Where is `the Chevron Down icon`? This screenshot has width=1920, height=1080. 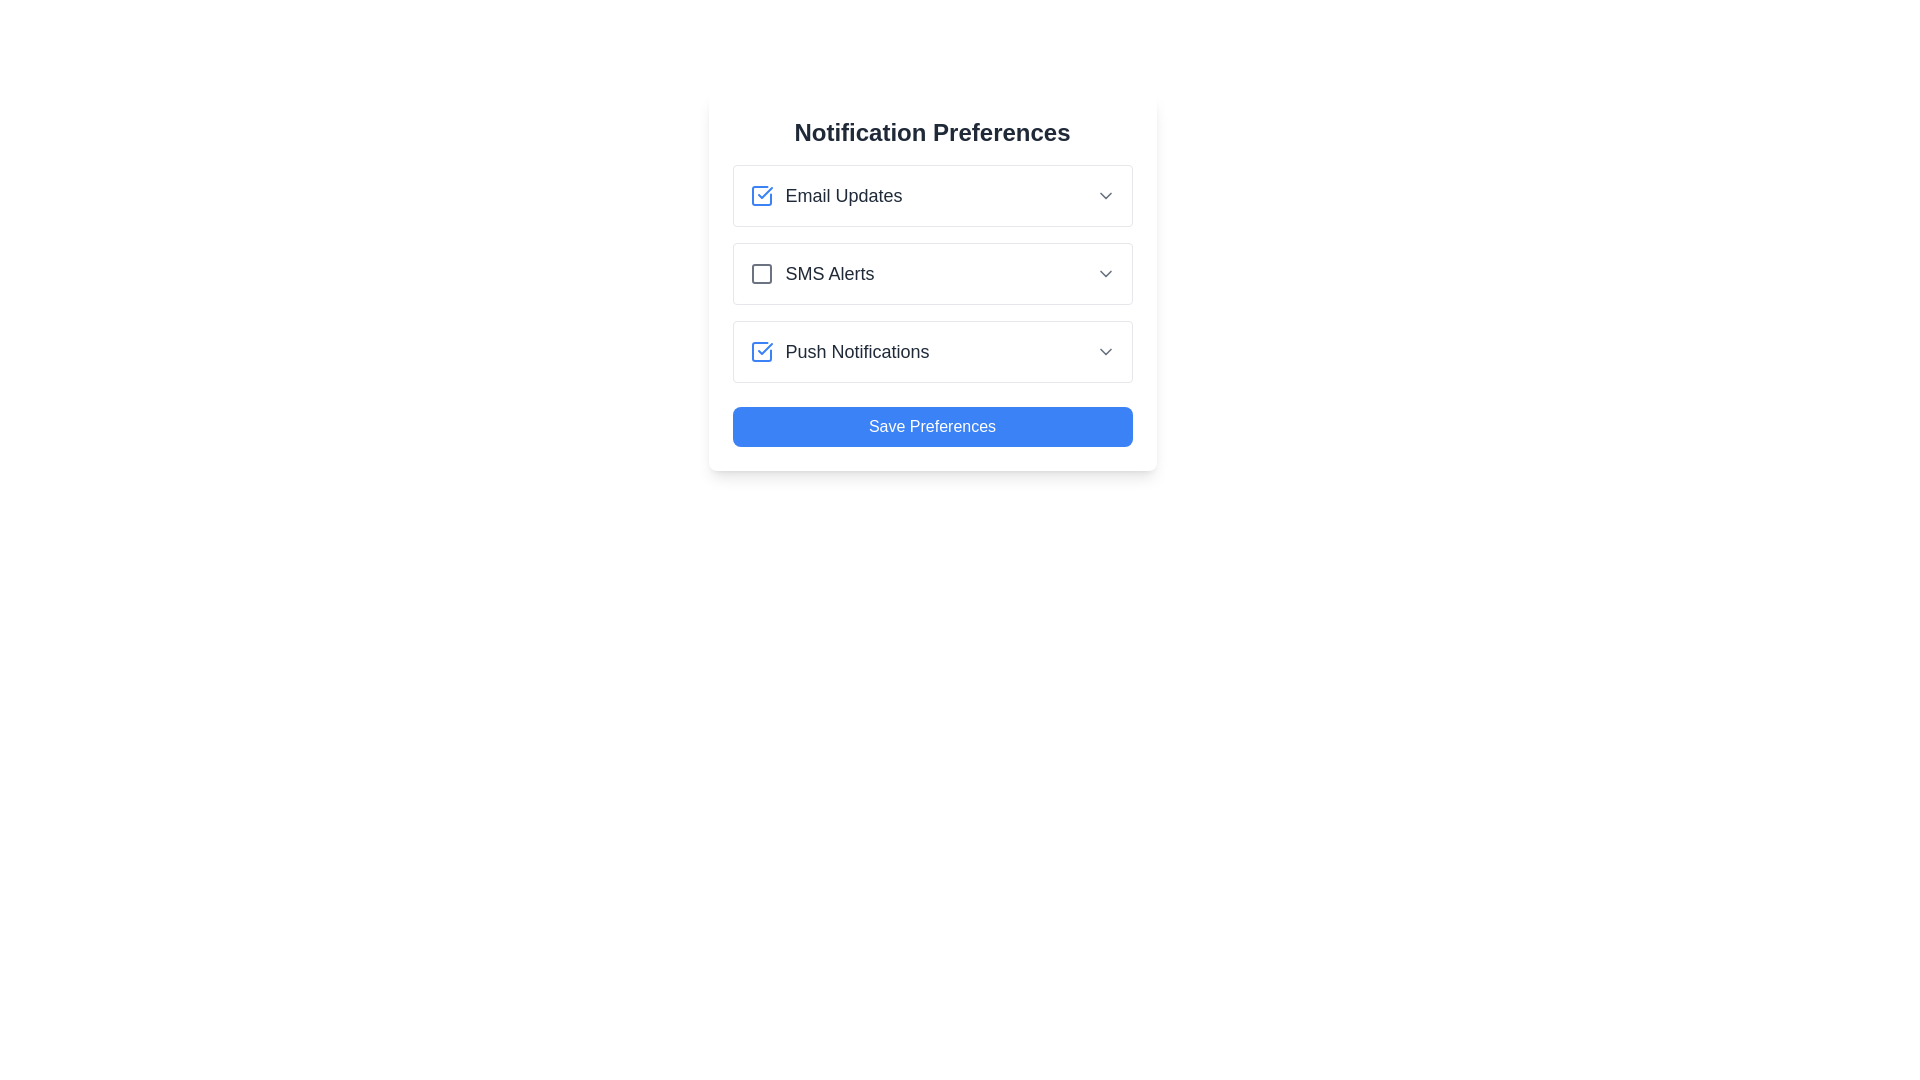 the Chevron Down icon is located at coordinates (1104, 273).